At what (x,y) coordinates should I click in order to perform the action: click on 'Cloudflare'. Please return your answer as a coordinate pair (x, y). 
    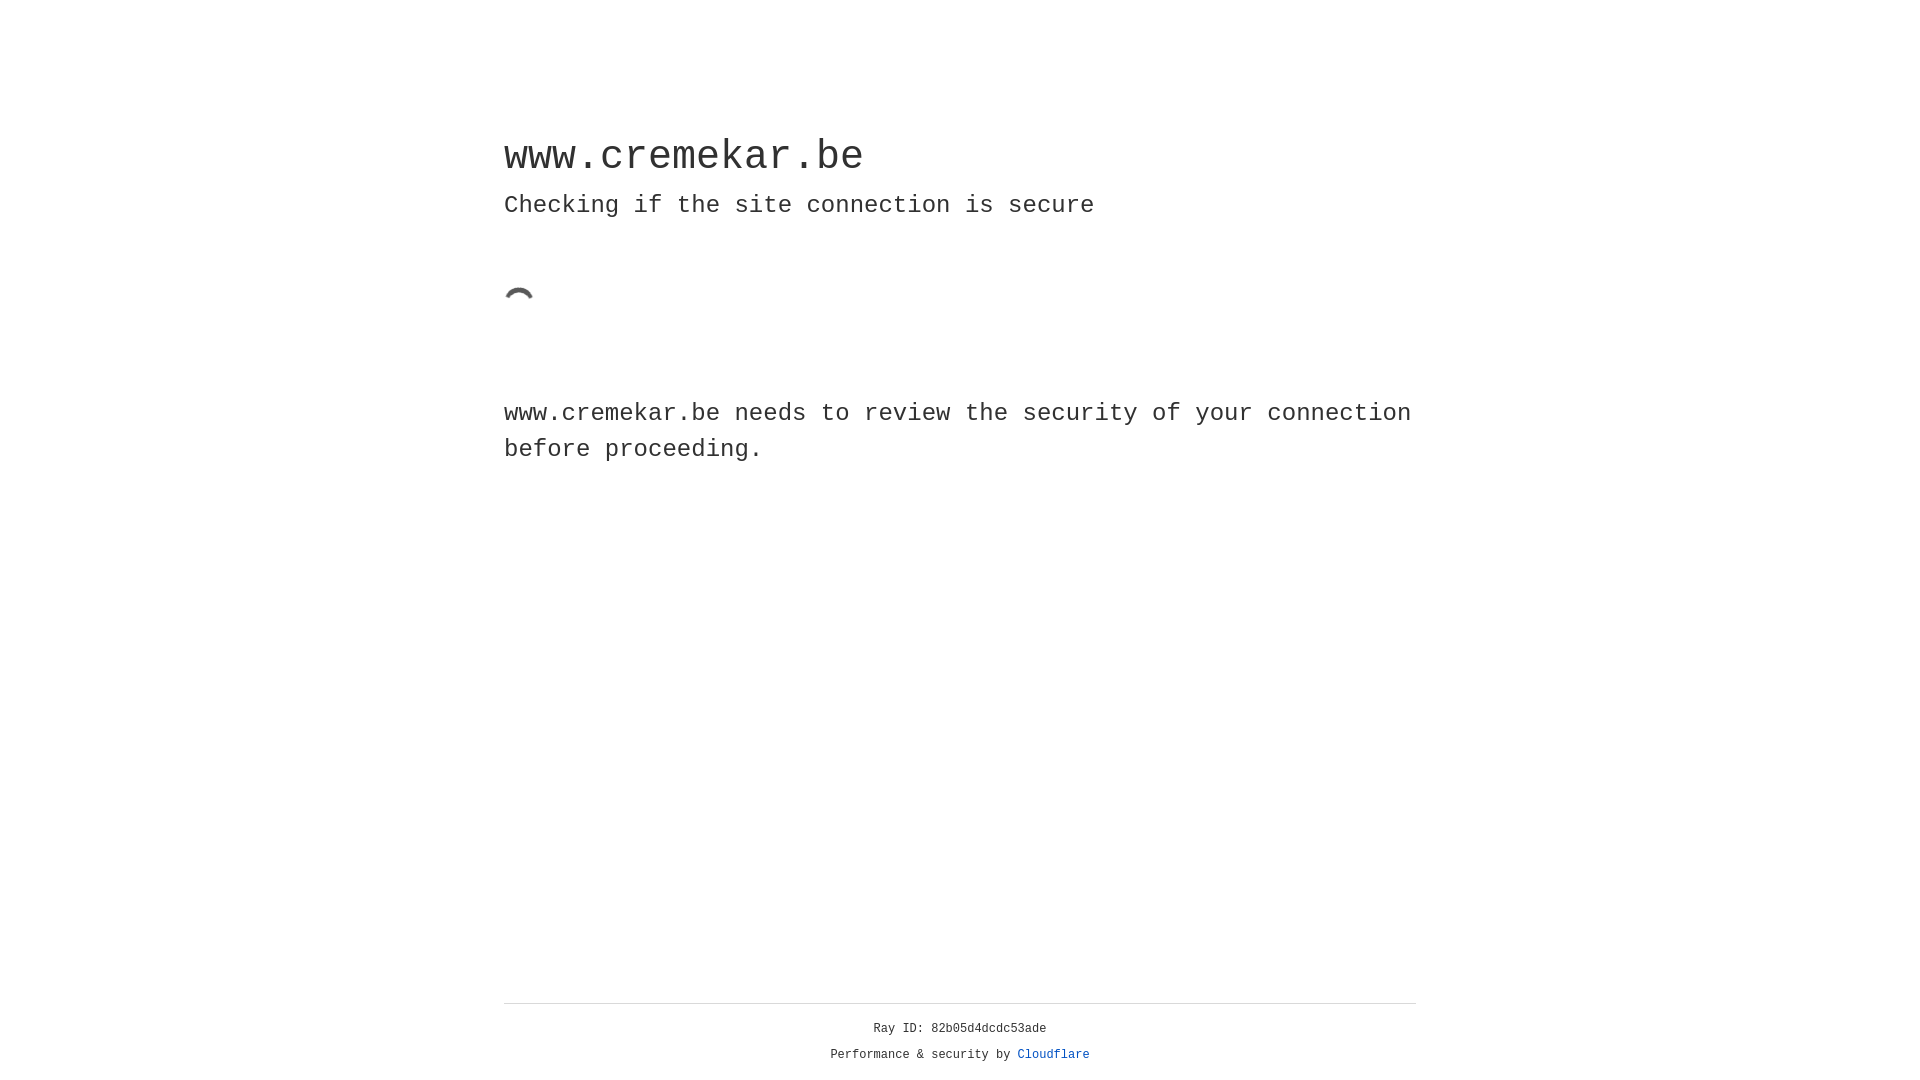
    Looking at the image, I should click on (1053, 1054).